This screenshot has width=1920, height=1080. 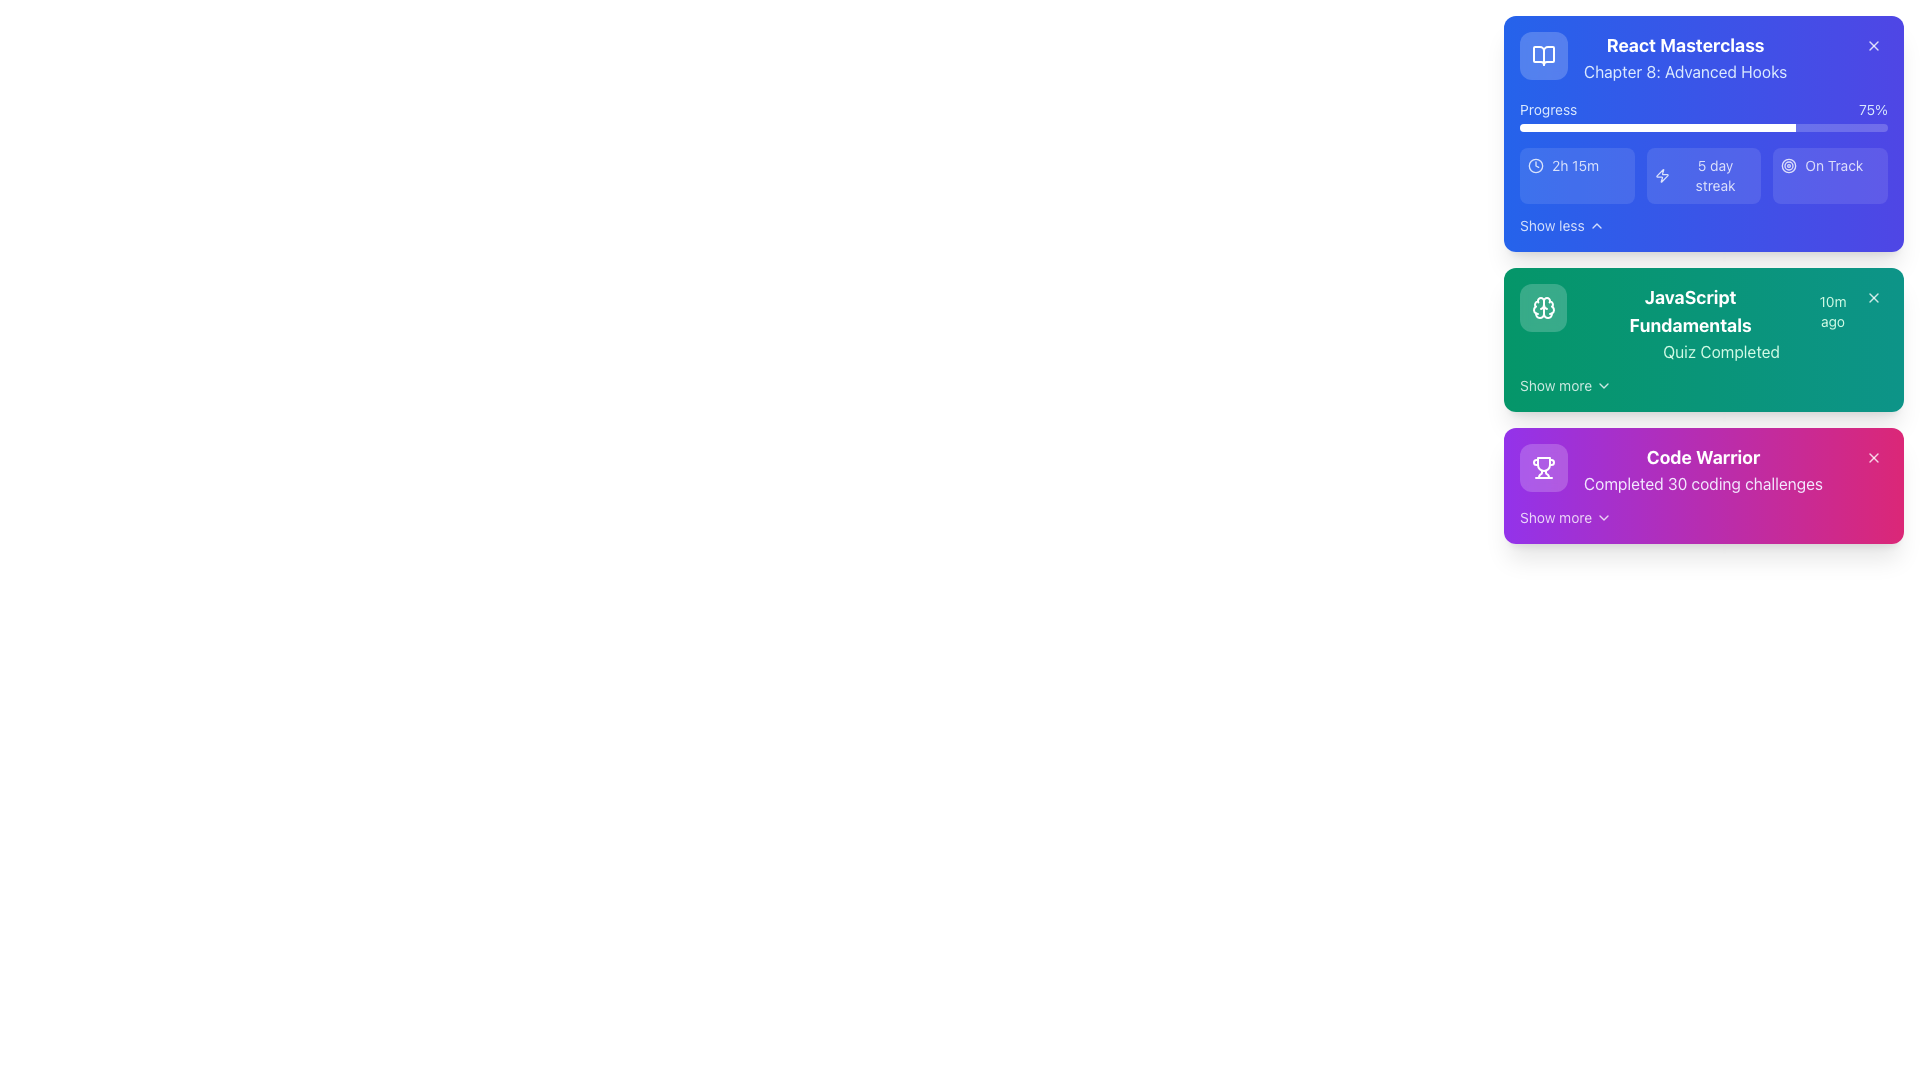 I want to click on the visual representation of the book icon located inside the semi-transparent blue square box at the top left corner of the 'React Masterclass' card, so click(x=1543, y=55).